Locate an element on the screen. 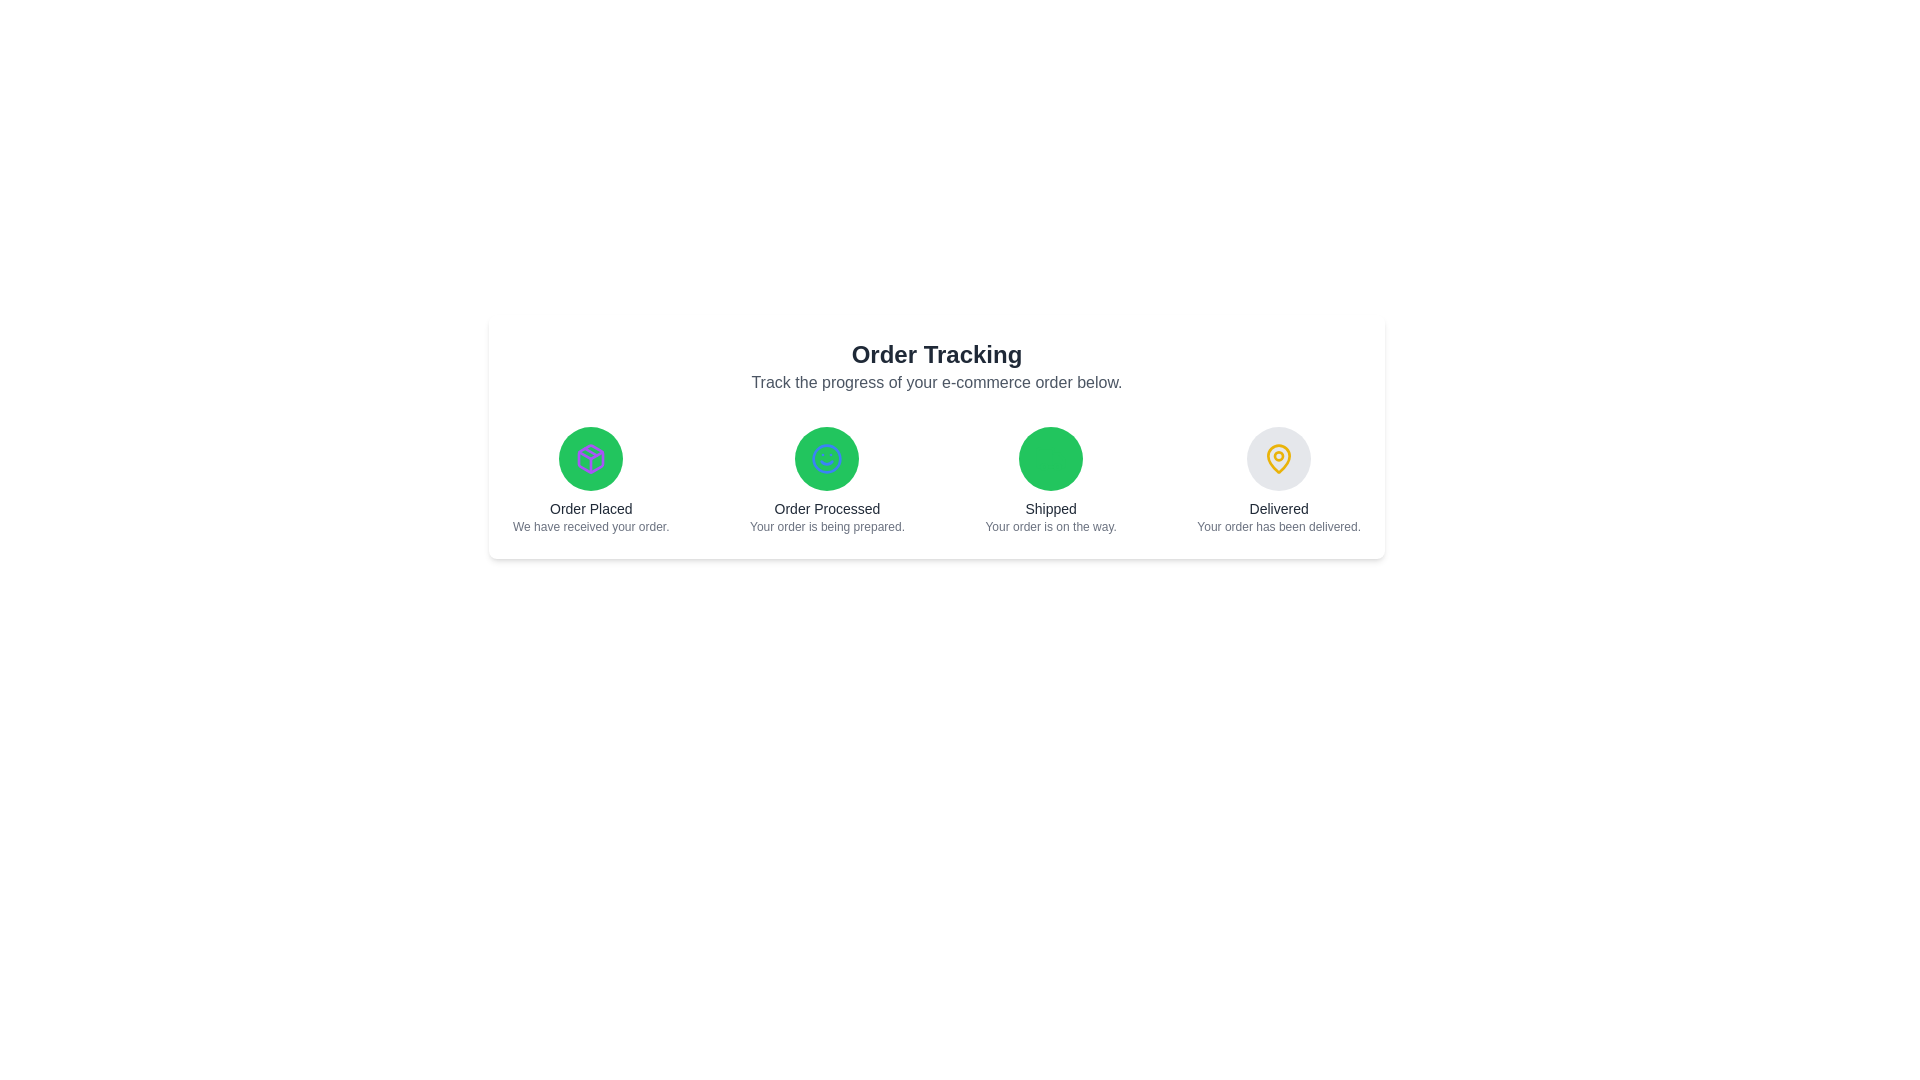 This screenshot has width=1920, height=1080. the 'Order Placed' icon, which is the first in a row of four similar icons representing order tracking stages is located at coordinates (590, 459).